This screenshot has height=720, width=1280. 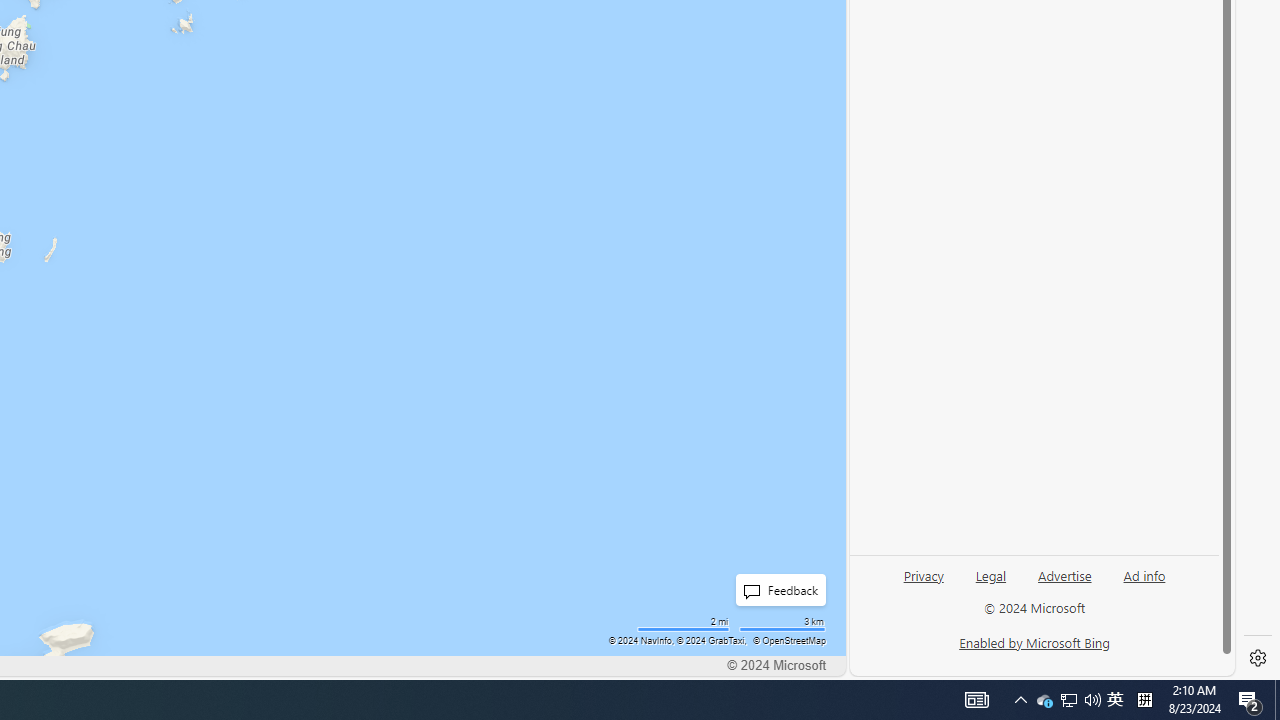 I want to click on 'Privacy', so click(x=922, y=574).